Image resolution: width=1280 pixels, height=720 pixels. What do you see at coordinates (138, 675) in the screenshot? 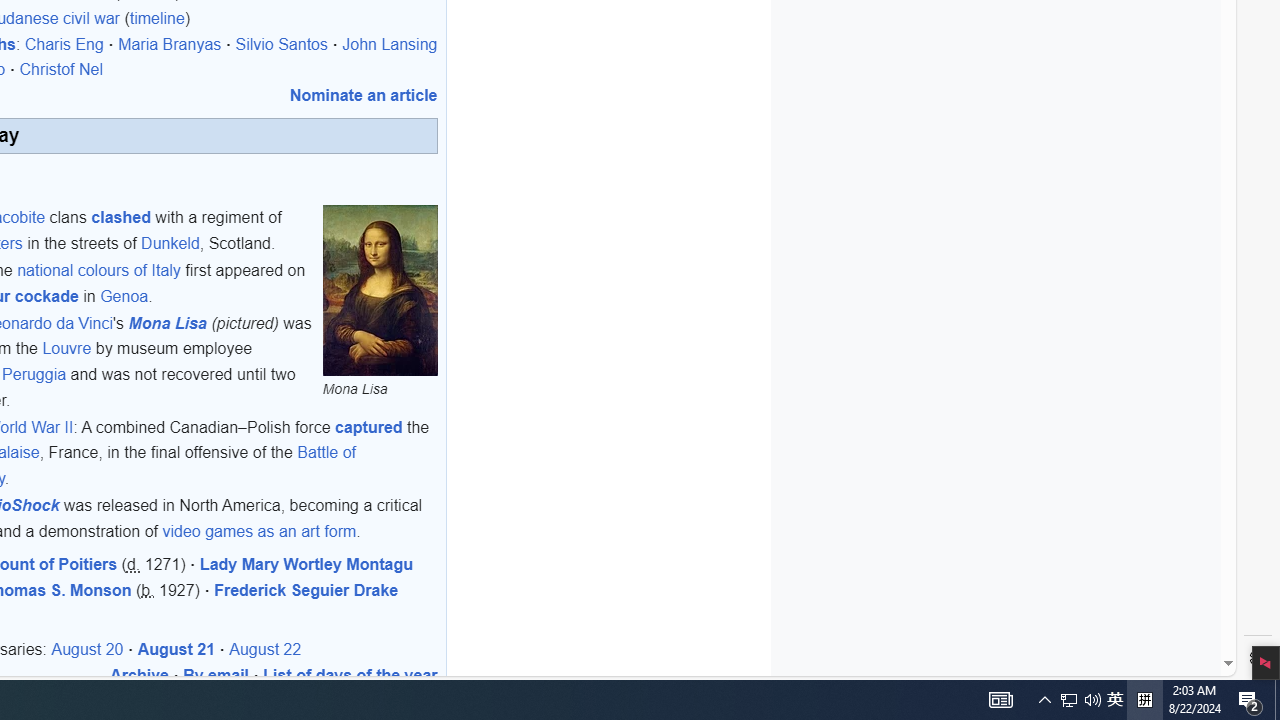
I see `'Archive'` at bounding box center [138, 675].